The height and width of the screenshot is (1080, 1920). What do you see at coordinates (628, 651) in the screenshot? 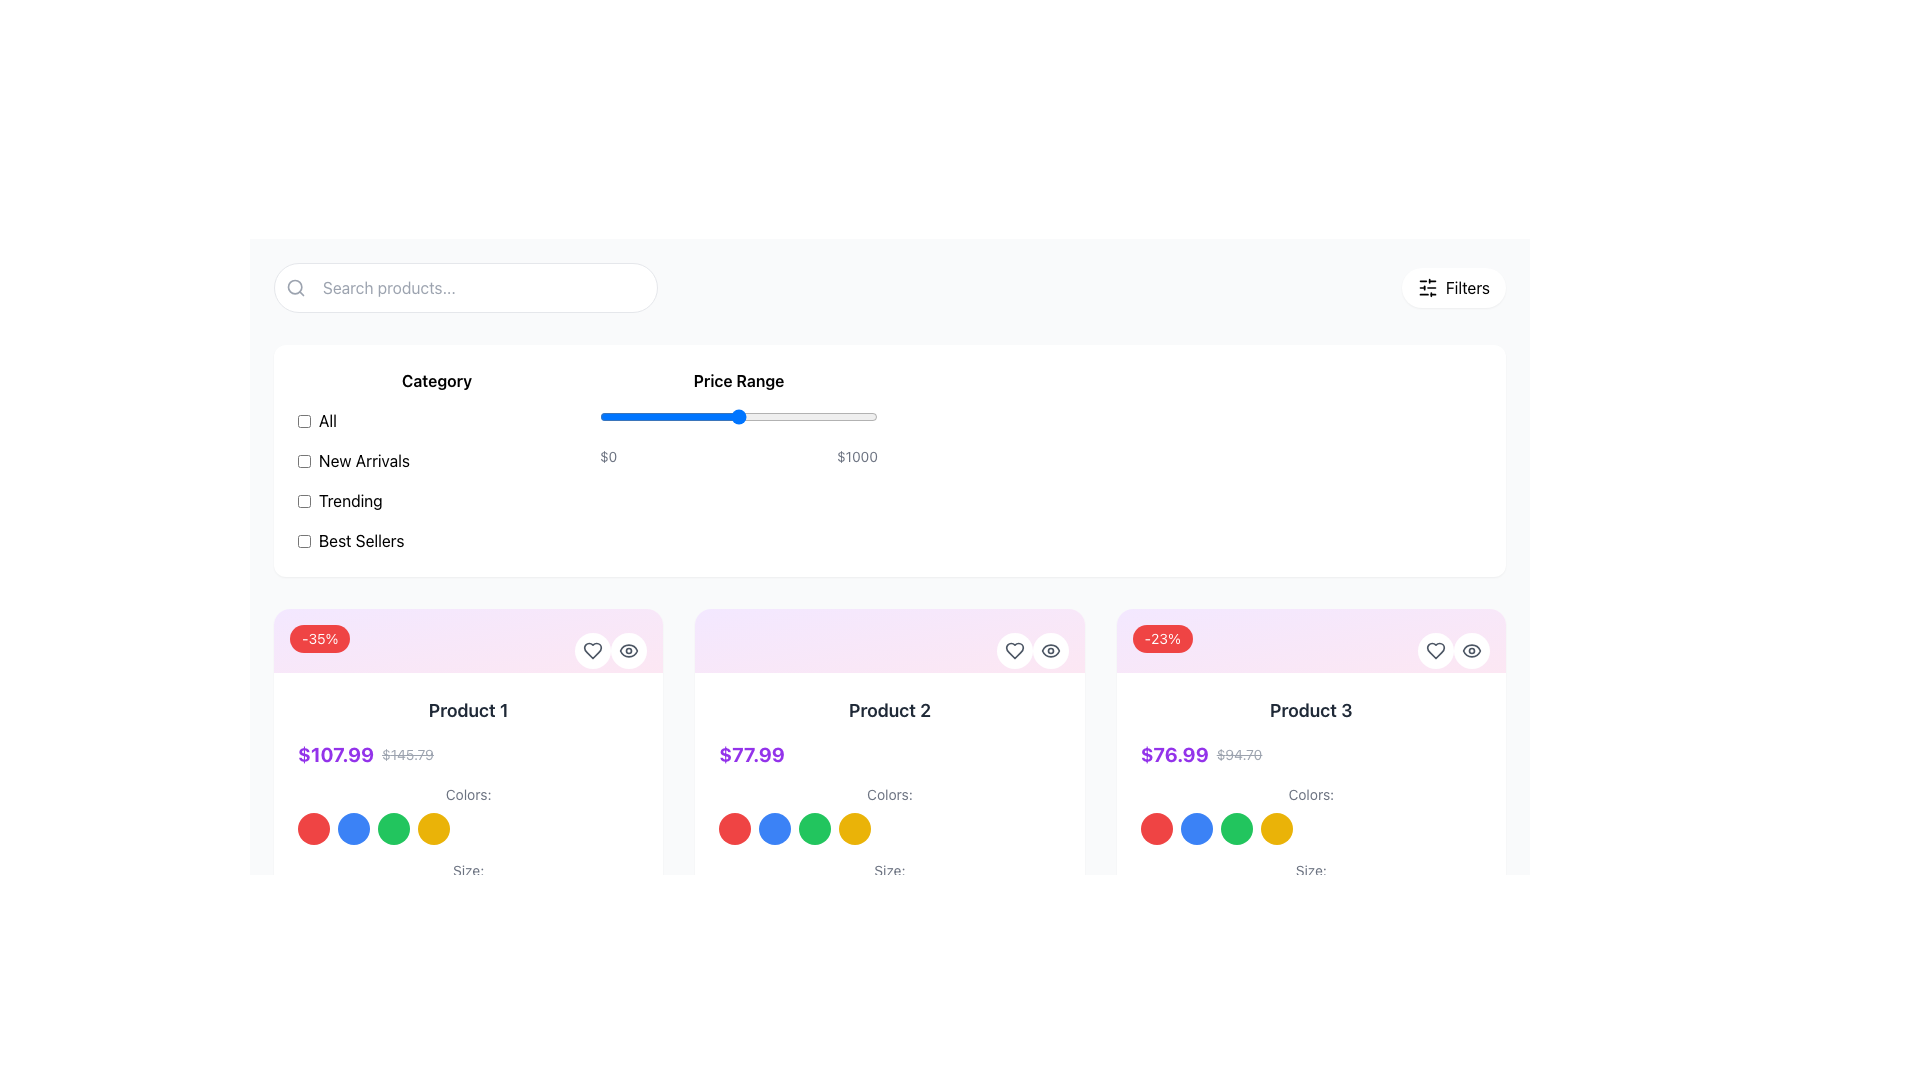
I see `the button for previewing product details for 'Product 1'` at bounding box center [628, 651].